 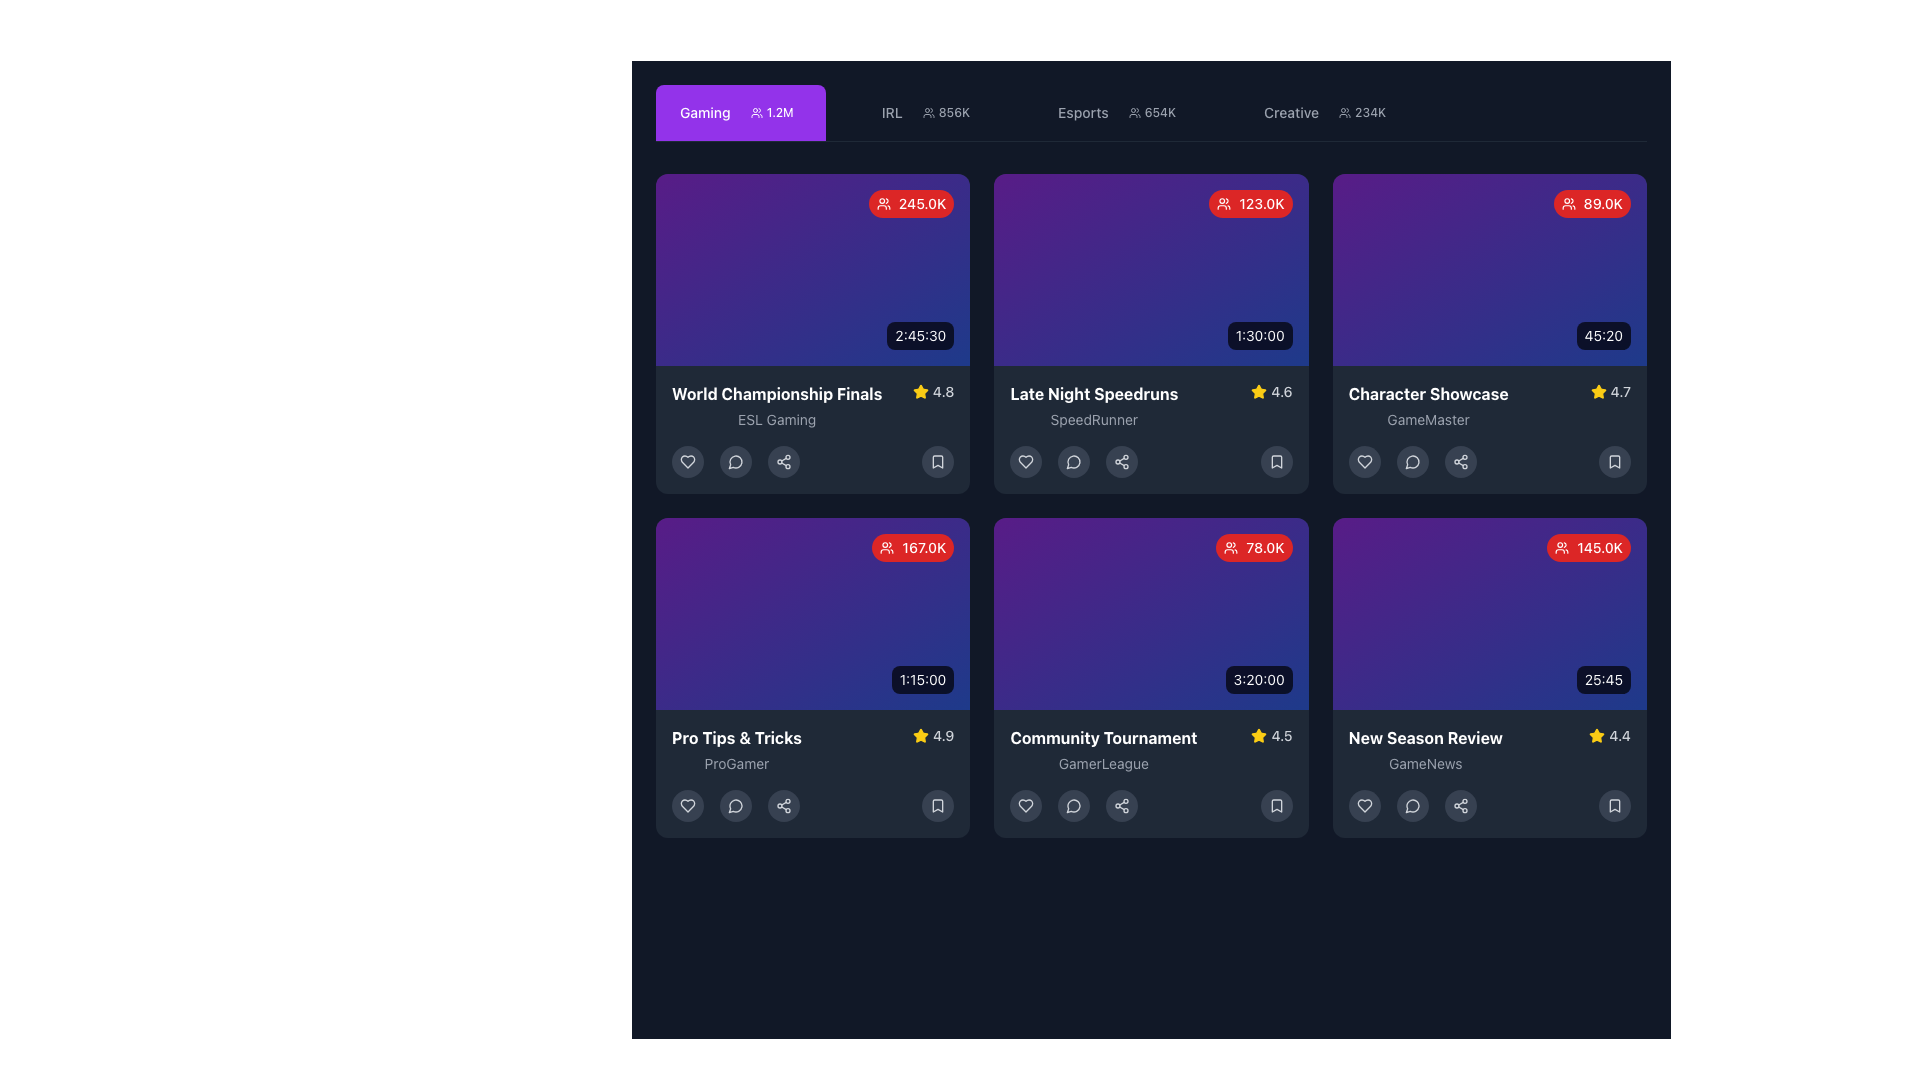 I want to click on the group of users icon located to the left of the count '654K' within the 'Esports' tab in the navigation bar, so click(x=1134, y=112).